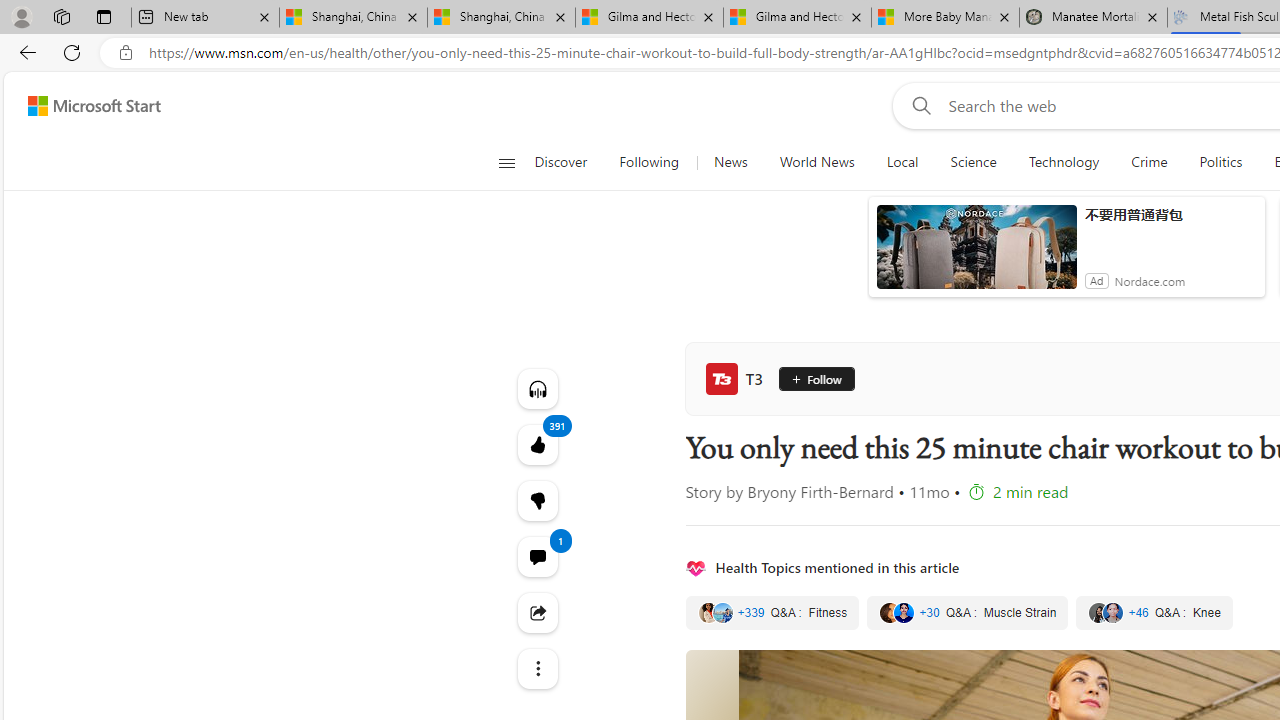  Describe the element at coordinates (976, 254) in the screenshot. I see `'anim-content'` at that location.